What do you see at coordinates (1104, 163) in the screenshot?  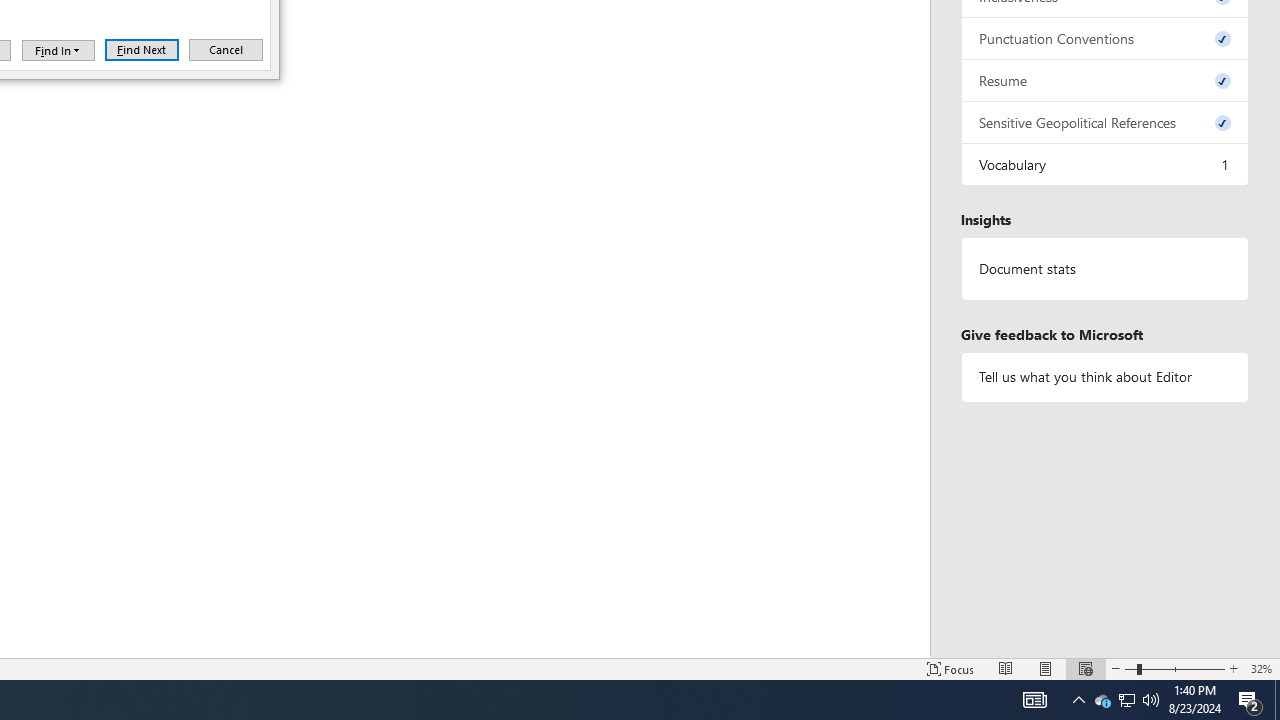 I see `'Vocabulary, 1 issue. Press space or enter to review items.'` at bounding box center [1104, 163].